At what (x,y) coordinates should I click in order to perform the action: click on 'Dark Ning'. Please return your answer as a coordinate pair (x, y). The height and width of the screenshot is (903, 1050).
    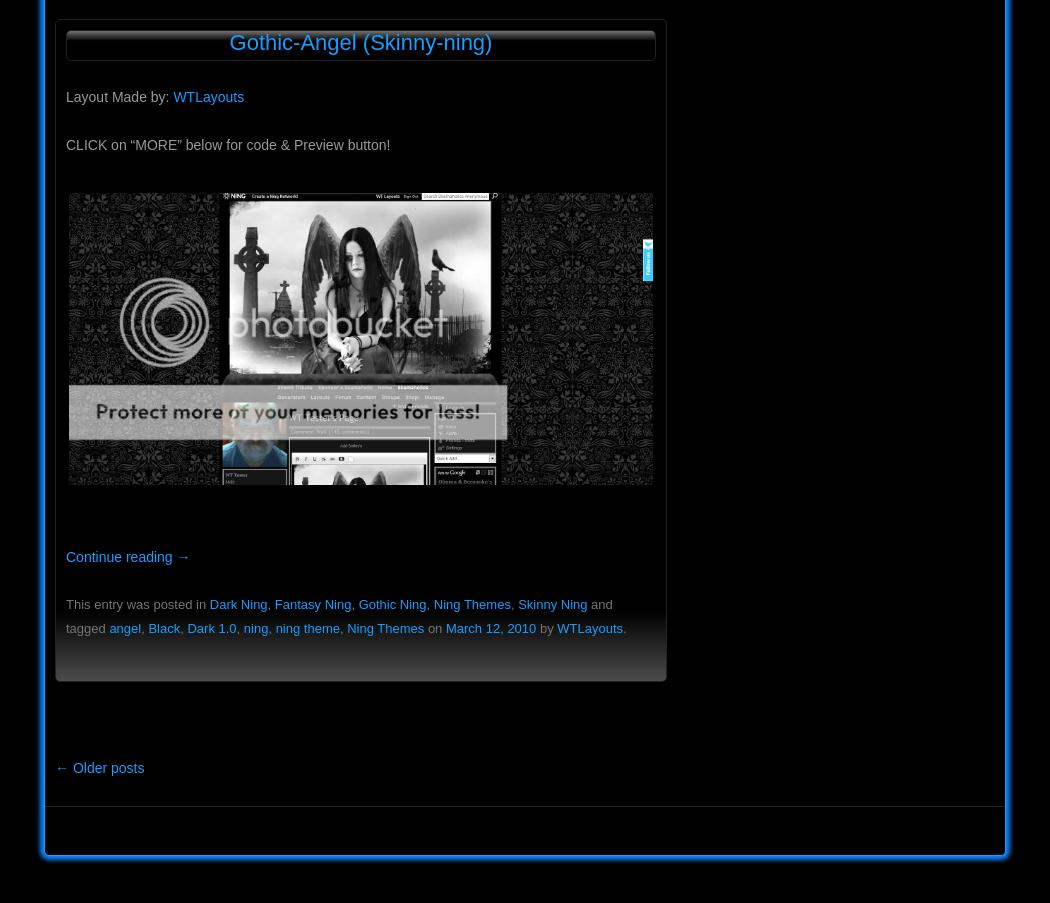
    Looking at the image, I should click on (238, 604).